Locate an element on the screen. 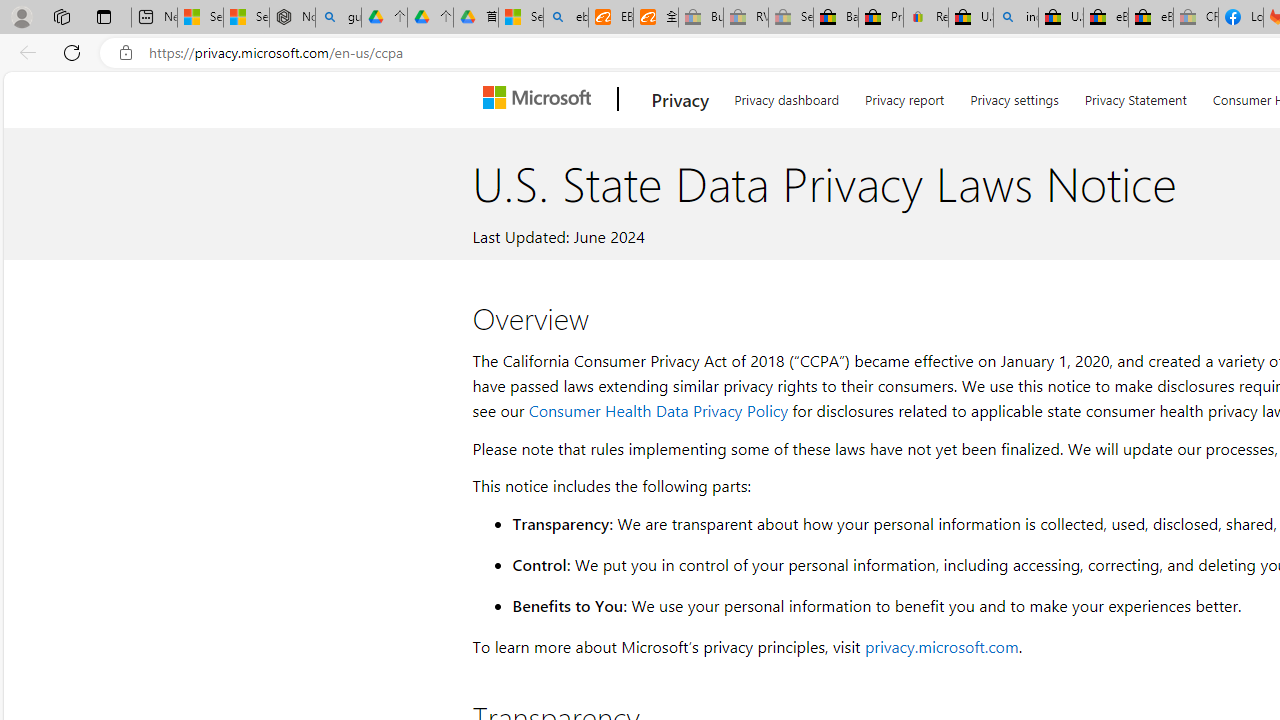  'eBay Inc. Reports Third Quarter 2023 Results' is located at coordinates (1150, 17).